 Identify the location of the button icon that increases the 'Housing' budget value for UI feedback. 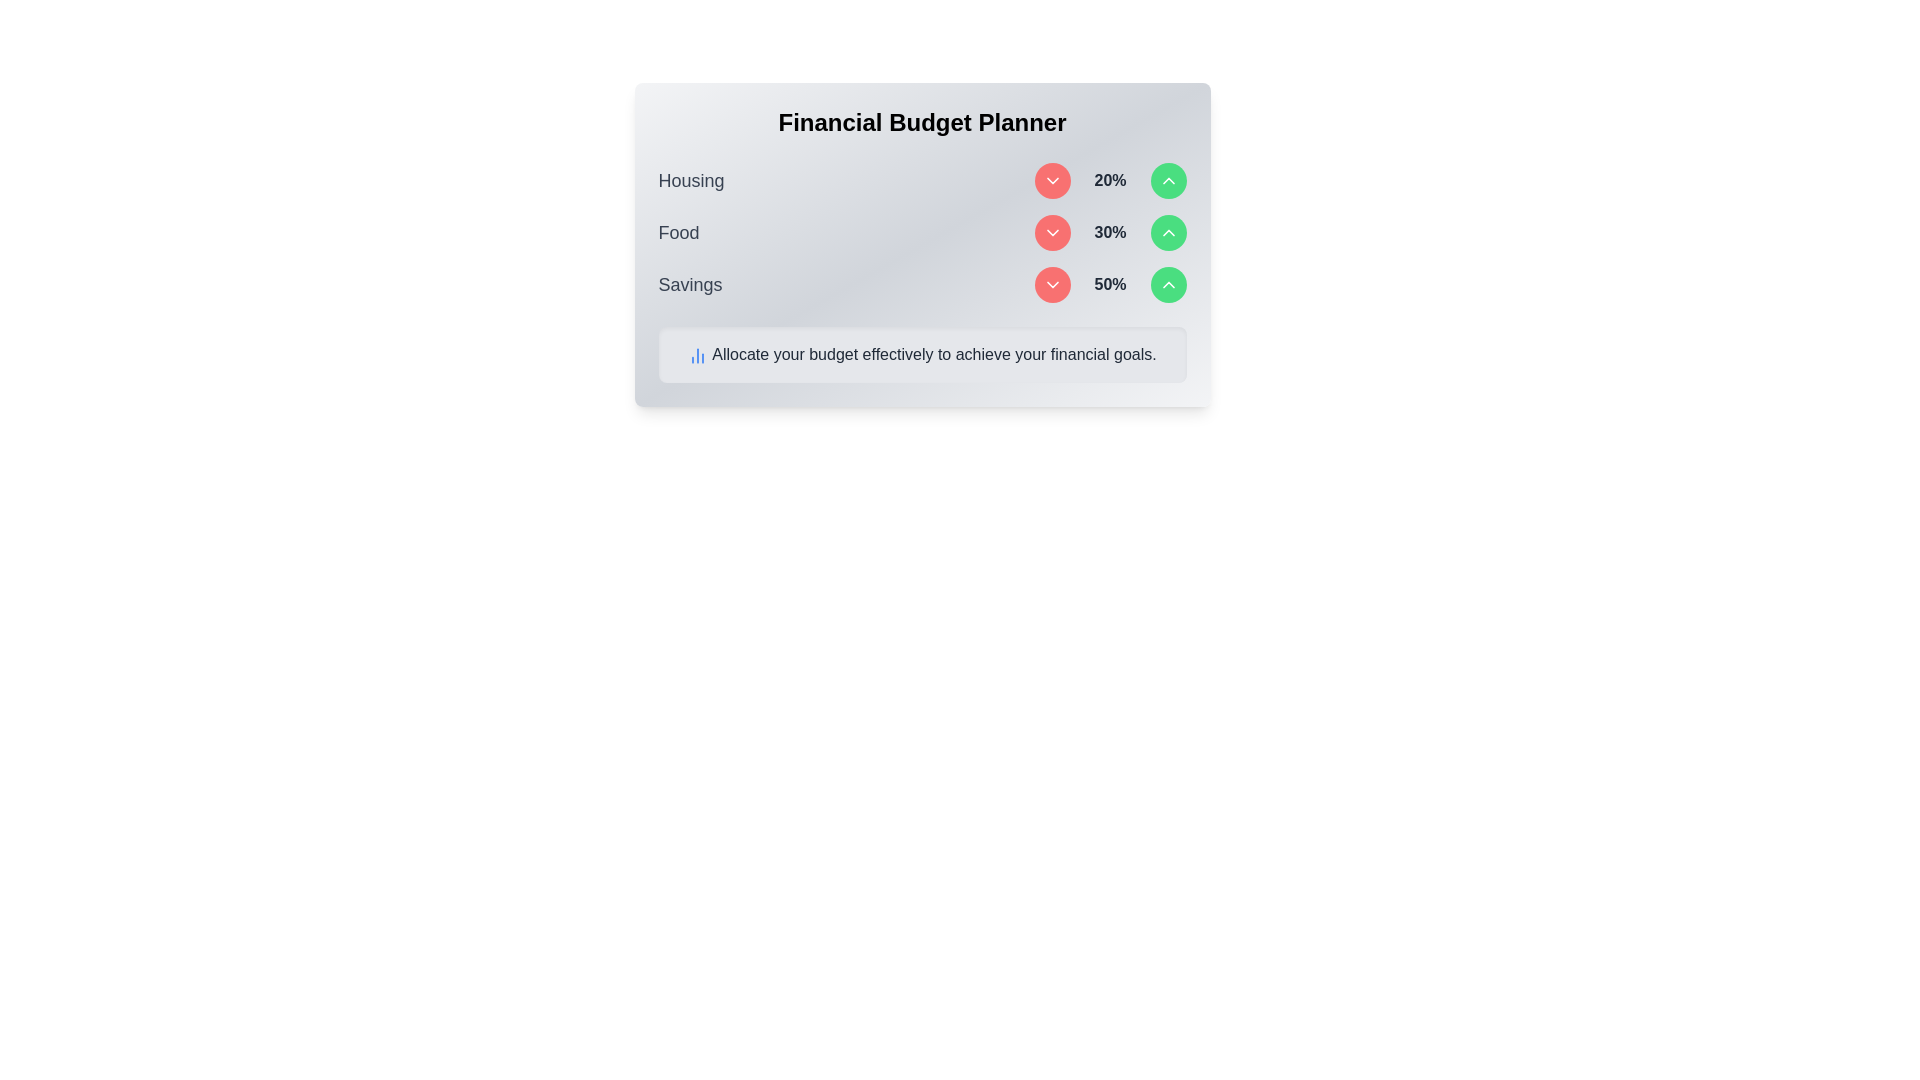
(1168, 231).